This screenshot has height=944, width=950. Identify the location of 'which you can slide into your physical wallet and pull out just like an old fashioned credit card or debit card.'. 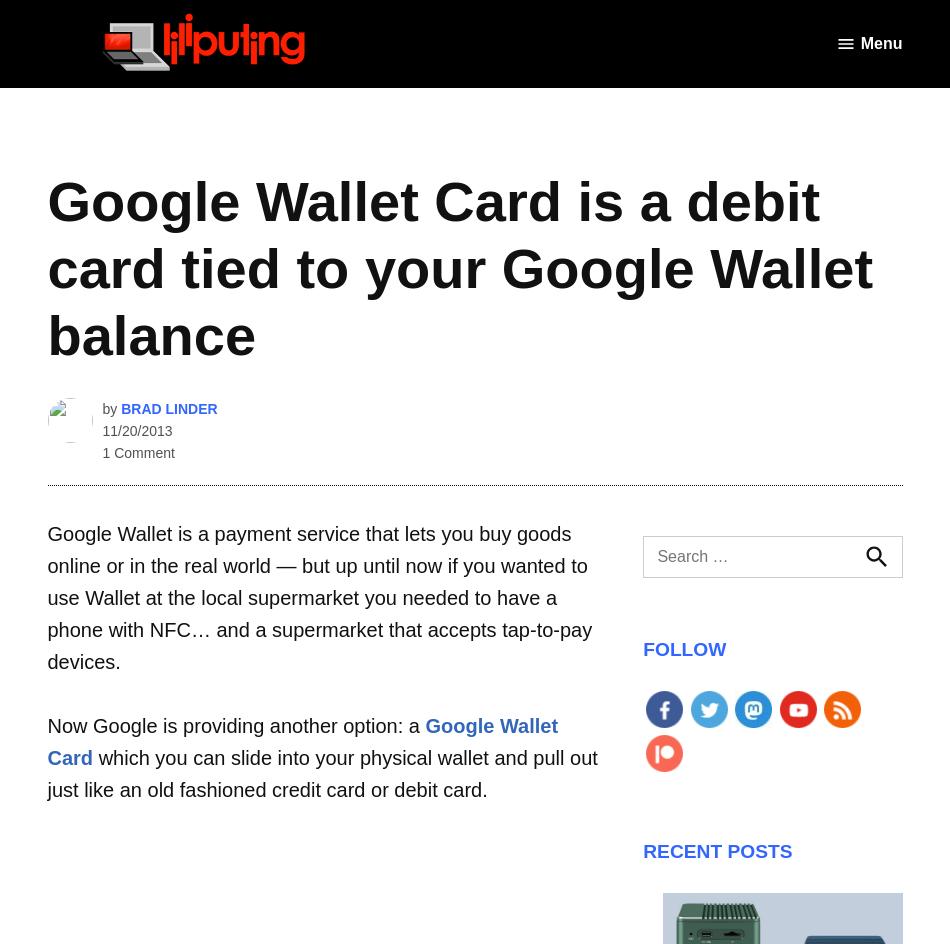
(320, 772).